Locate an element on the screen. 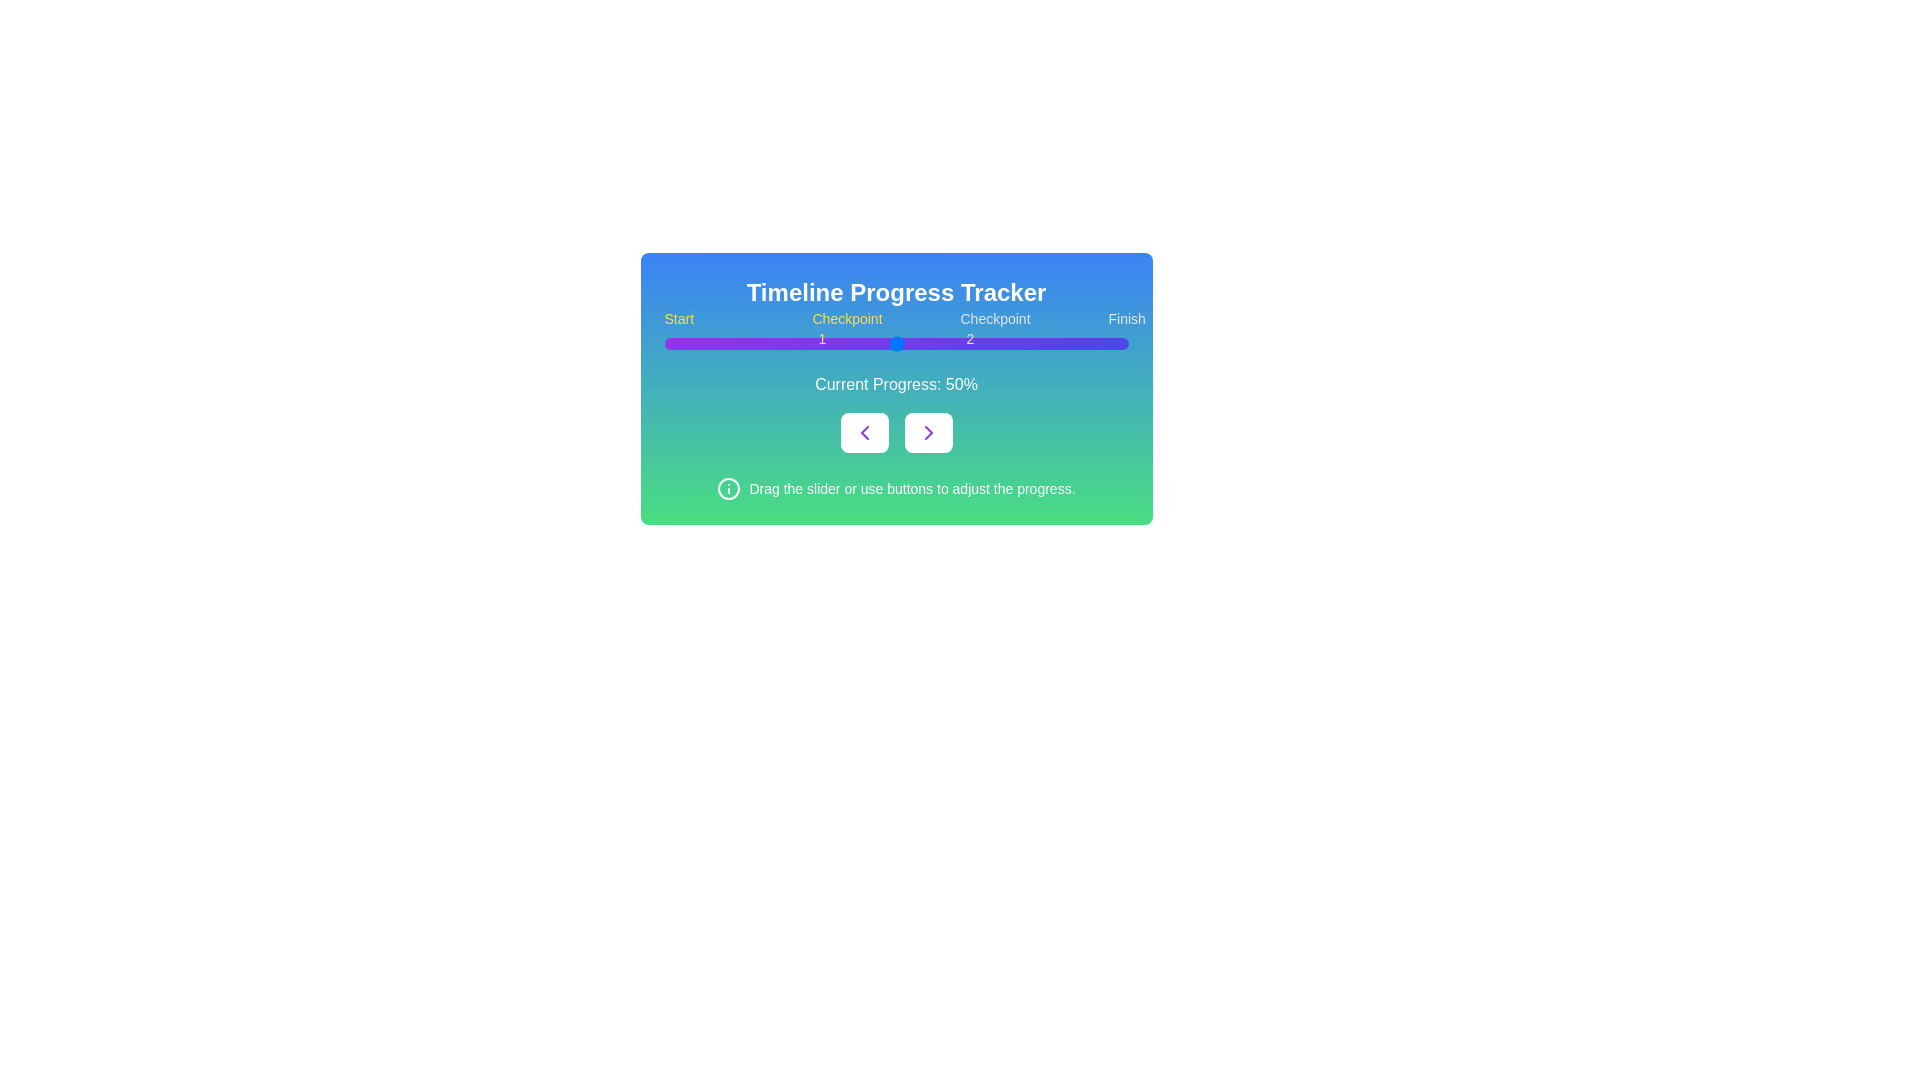  the progress is located at coordinates (1081, 342).